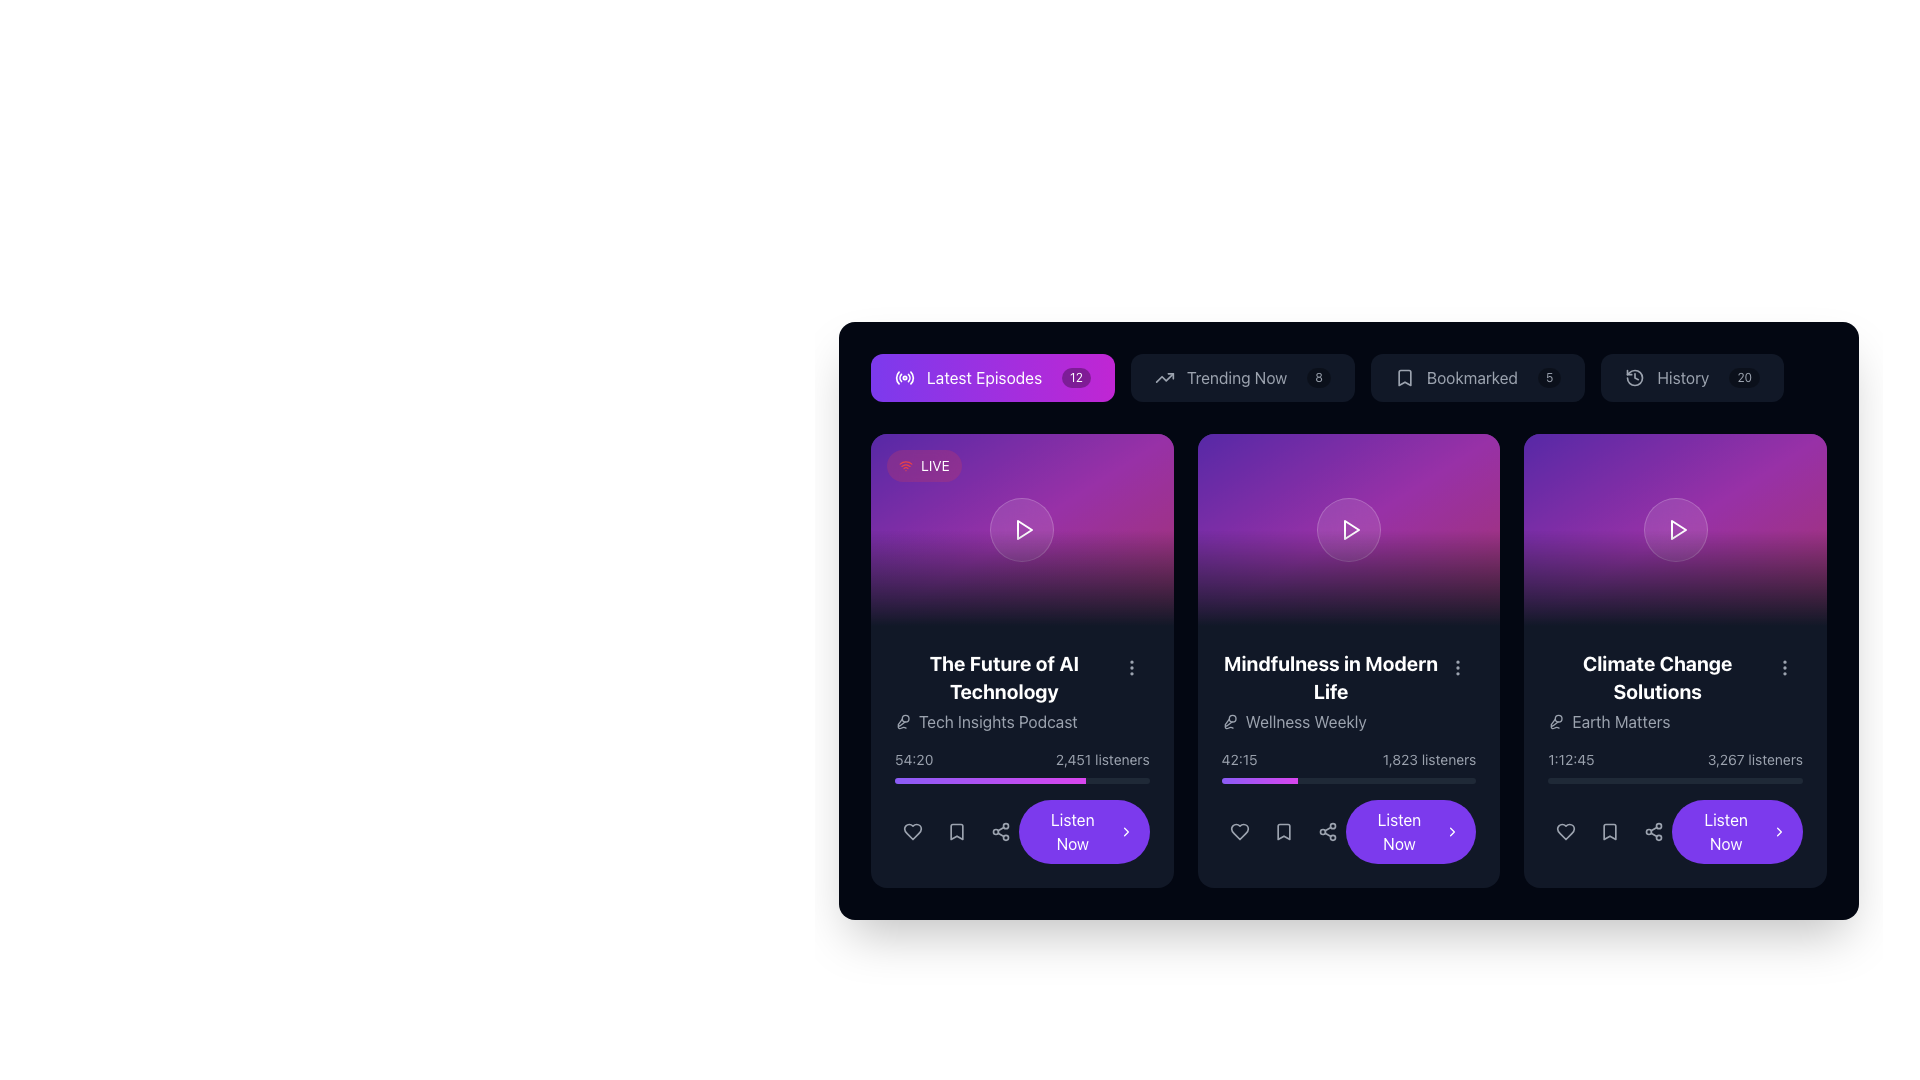 Image resolution: width=1920 pixels, height=1080 pixels. I want to click on the 'LIVE' static text label displayed in white font within a red, rounded rectangular badge that has a semi-transparent background and a pulsating Wi-Fi icon to the left, so click(934, 466).